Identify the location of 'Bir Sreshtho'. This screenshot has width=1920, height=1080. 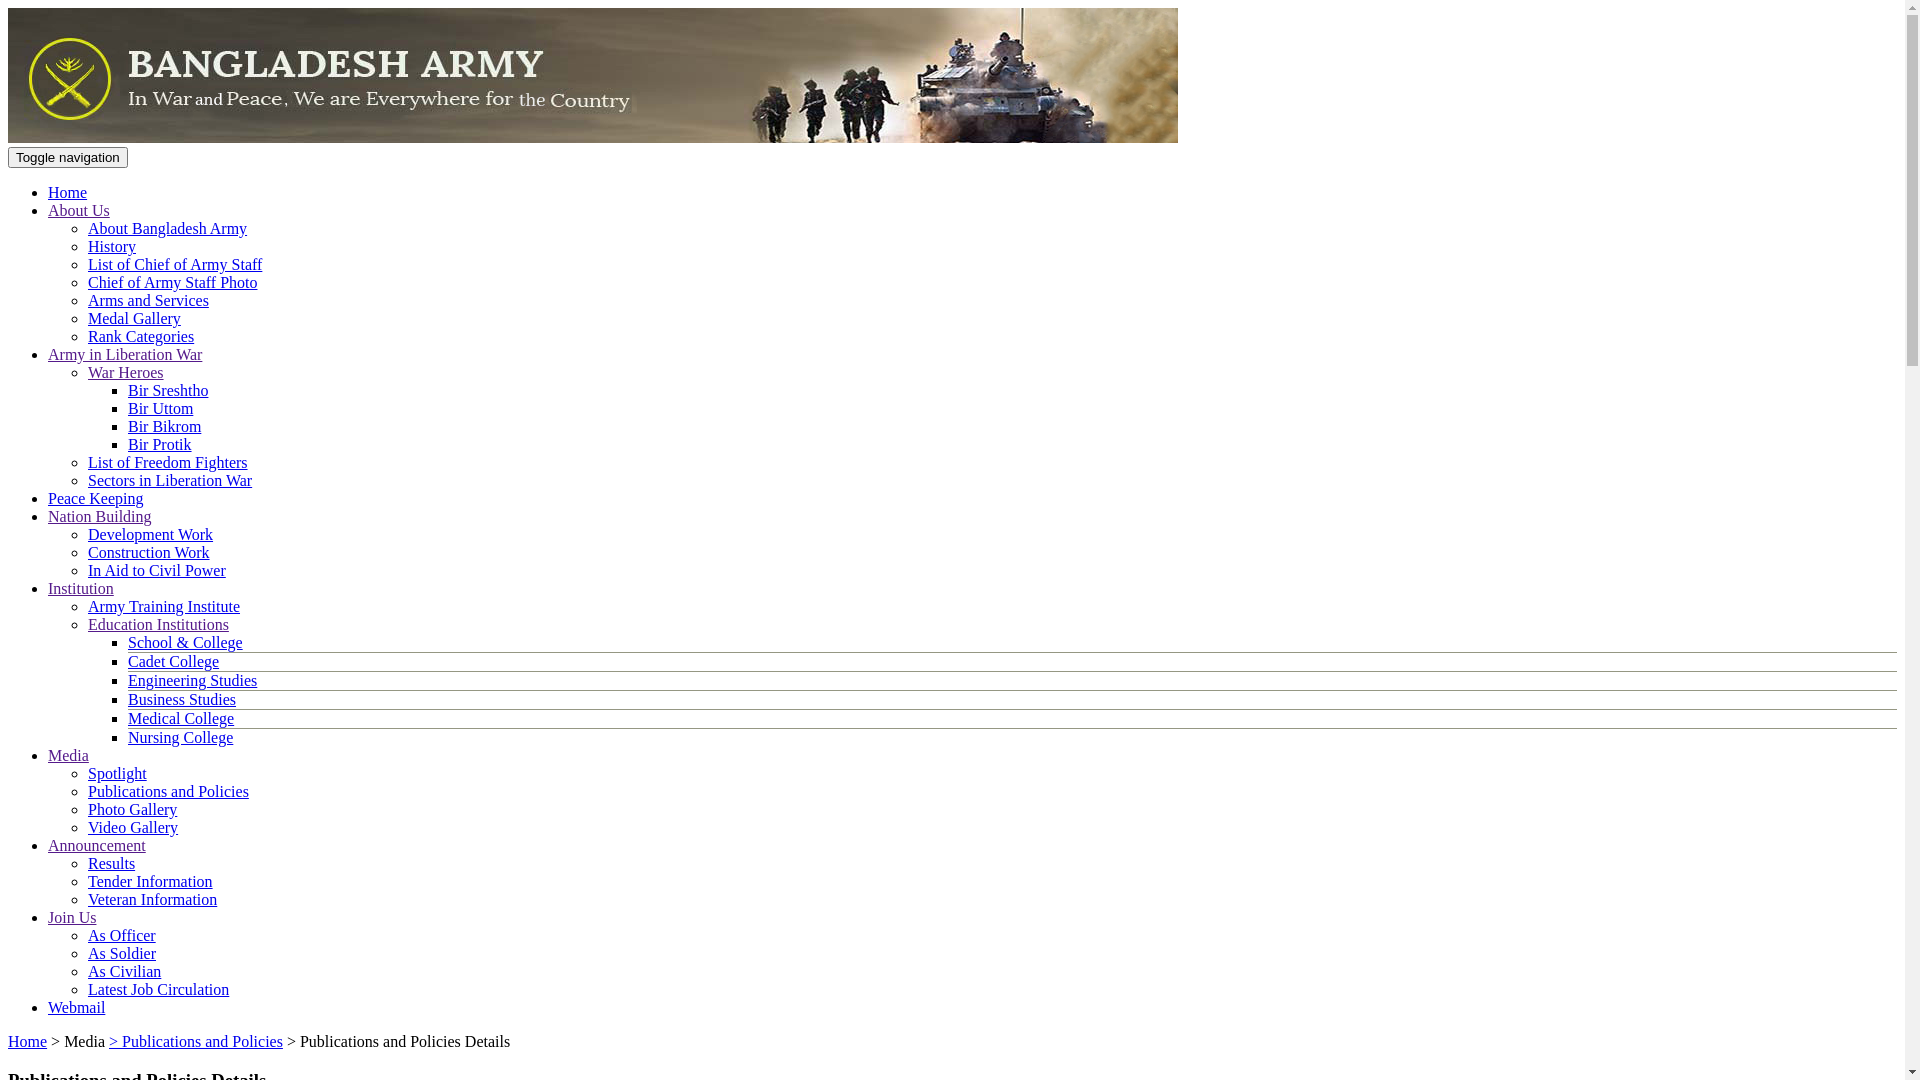
(168, 390).